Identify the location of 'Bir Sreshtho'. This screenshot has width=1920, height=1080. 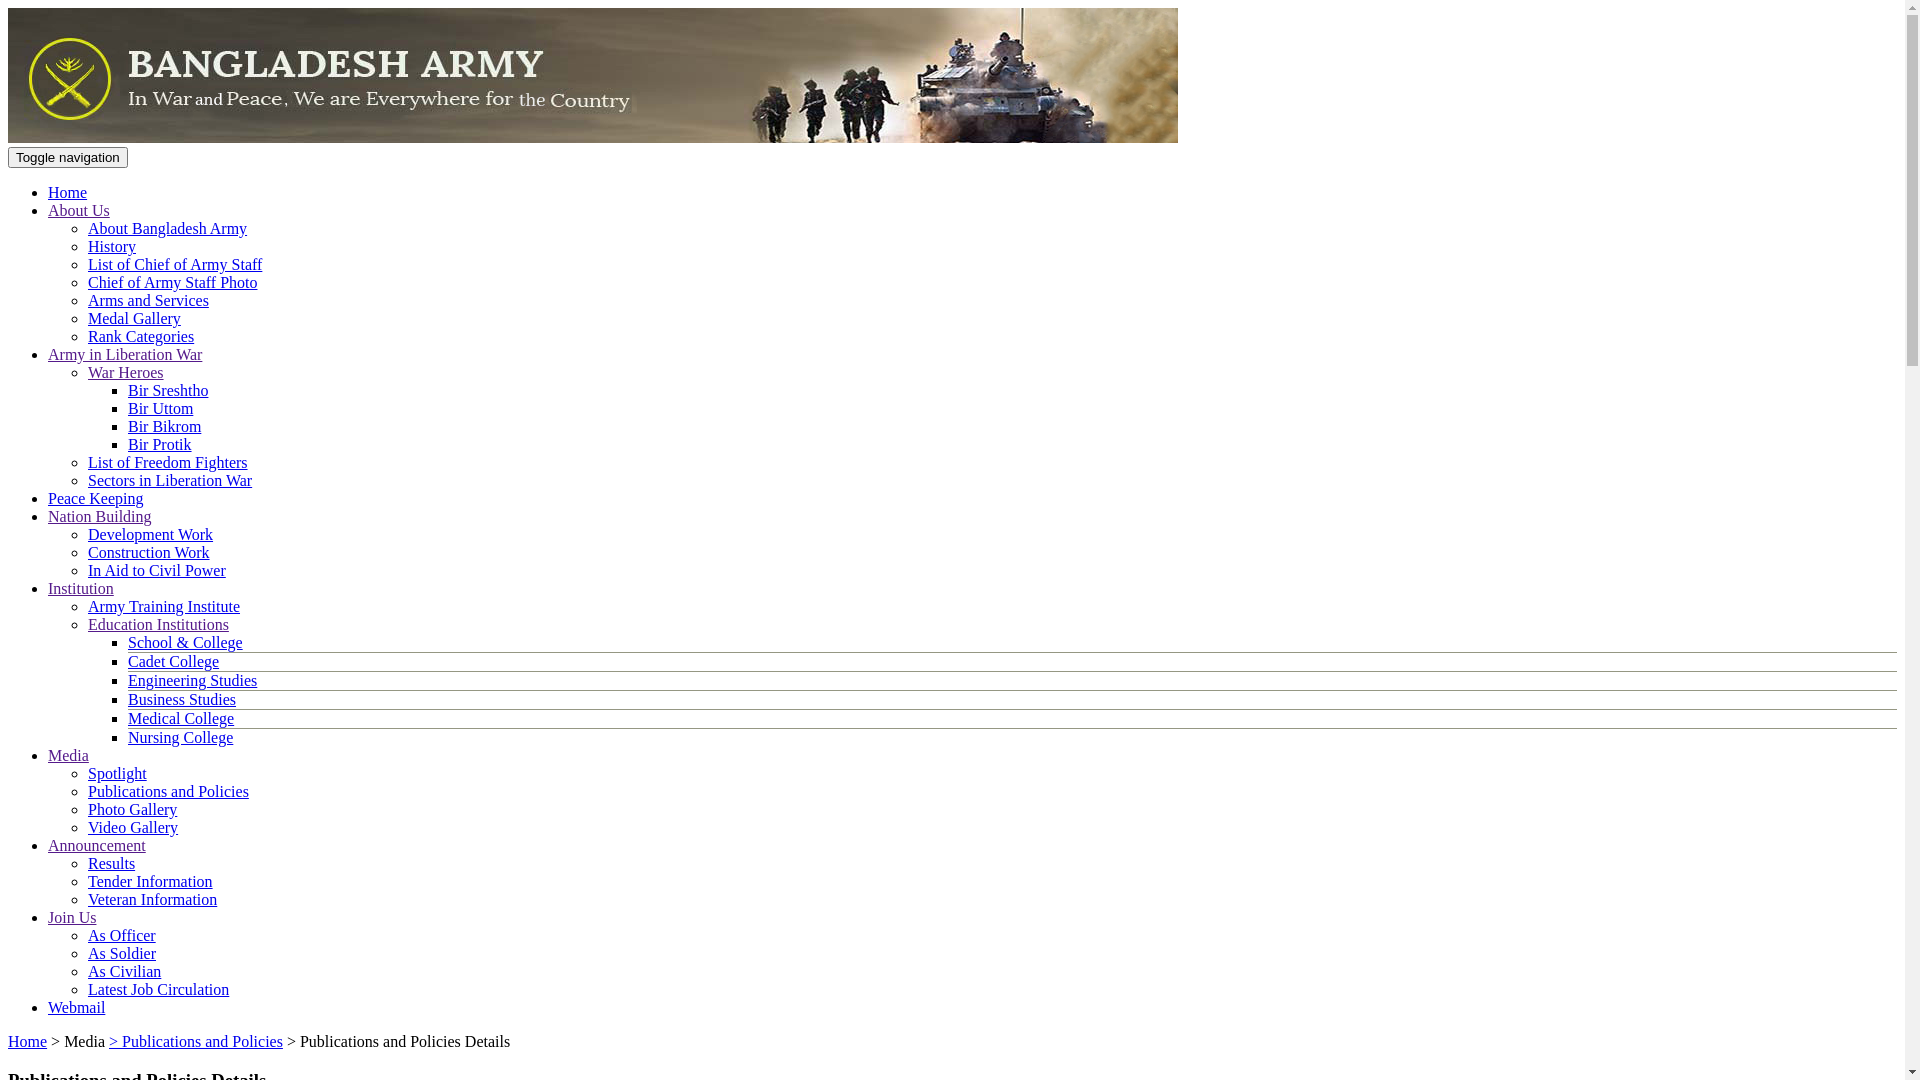
(168, 390).